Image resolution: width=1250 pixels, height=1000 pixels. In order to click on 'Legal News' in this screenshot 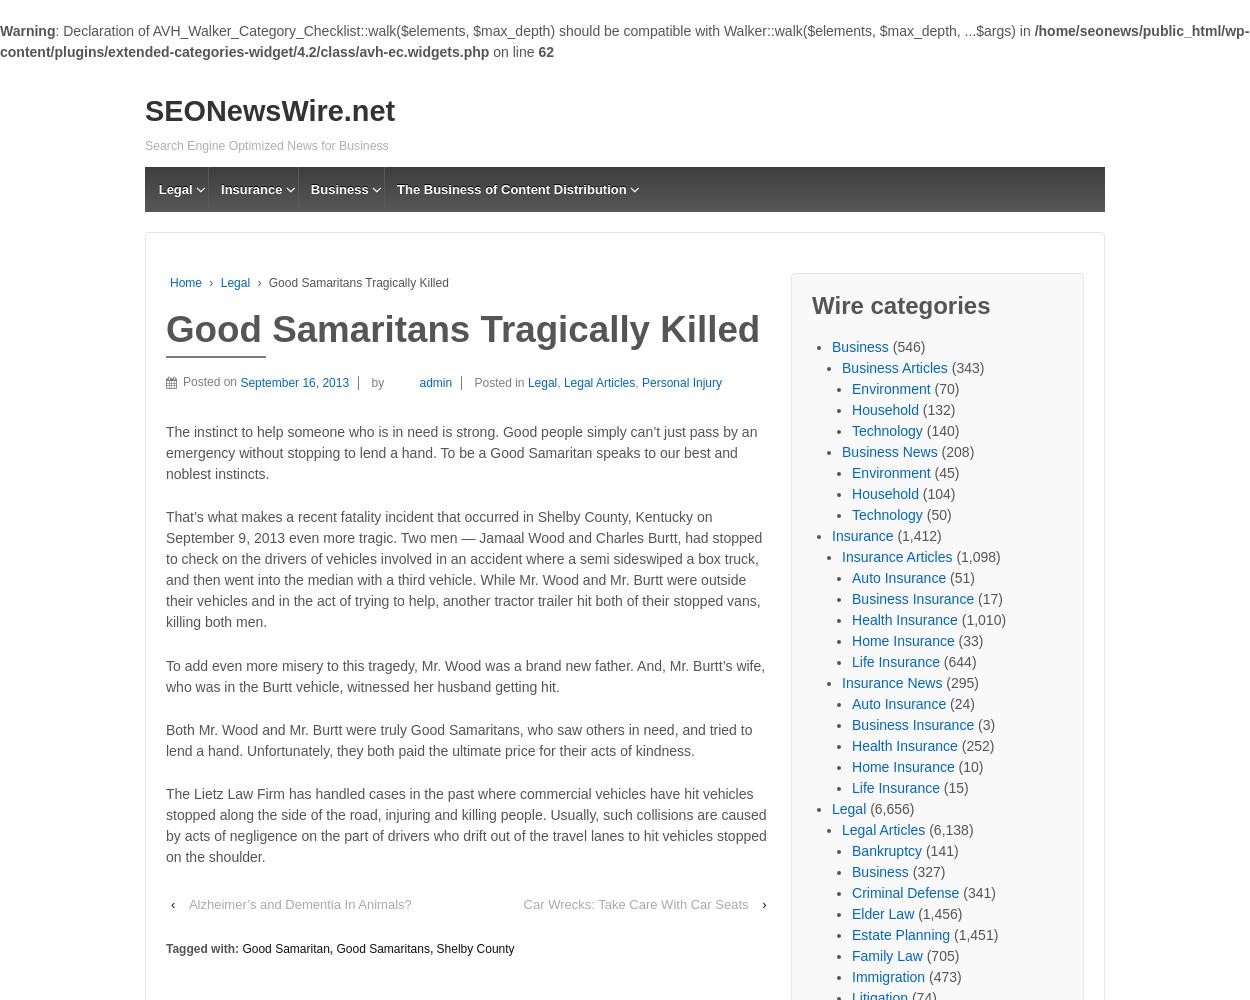, I will do `click(188, 212)`.